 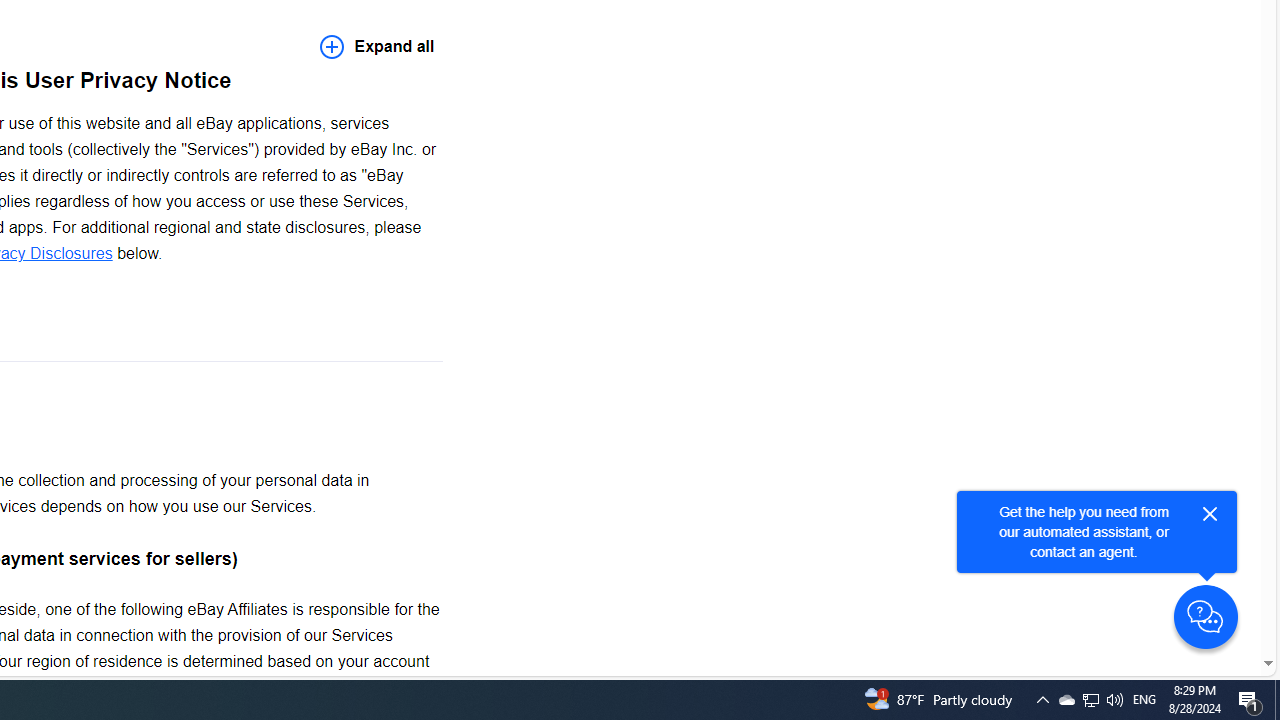 What do you see at coordinates (377, 45) in the screenshot?
I see `'Expand all'` at bounding box center [377, 45].